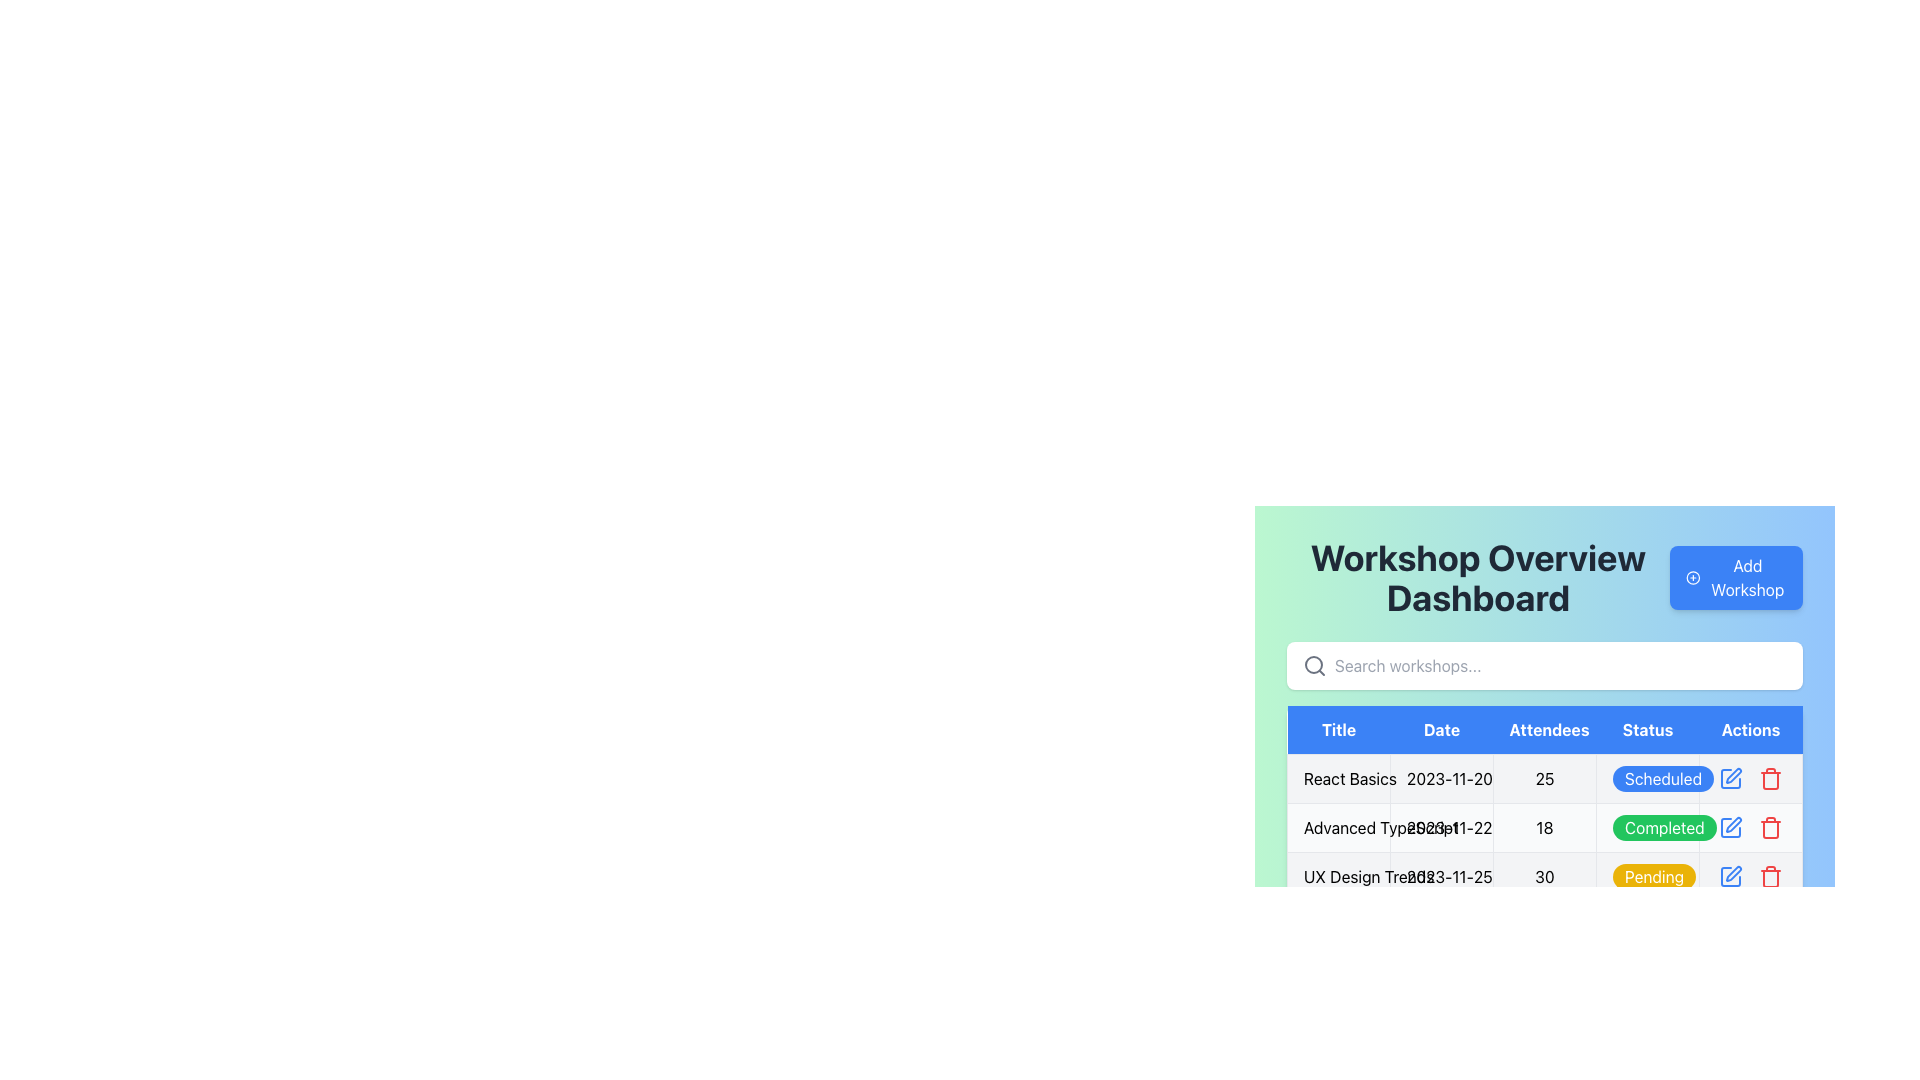  Describe the element at coordinates (1735, 578) in the screenshot. I see `the 'Add New Workshop' button located in the top-right corner of the 'Workshop Overview Dashboard'` at that location.